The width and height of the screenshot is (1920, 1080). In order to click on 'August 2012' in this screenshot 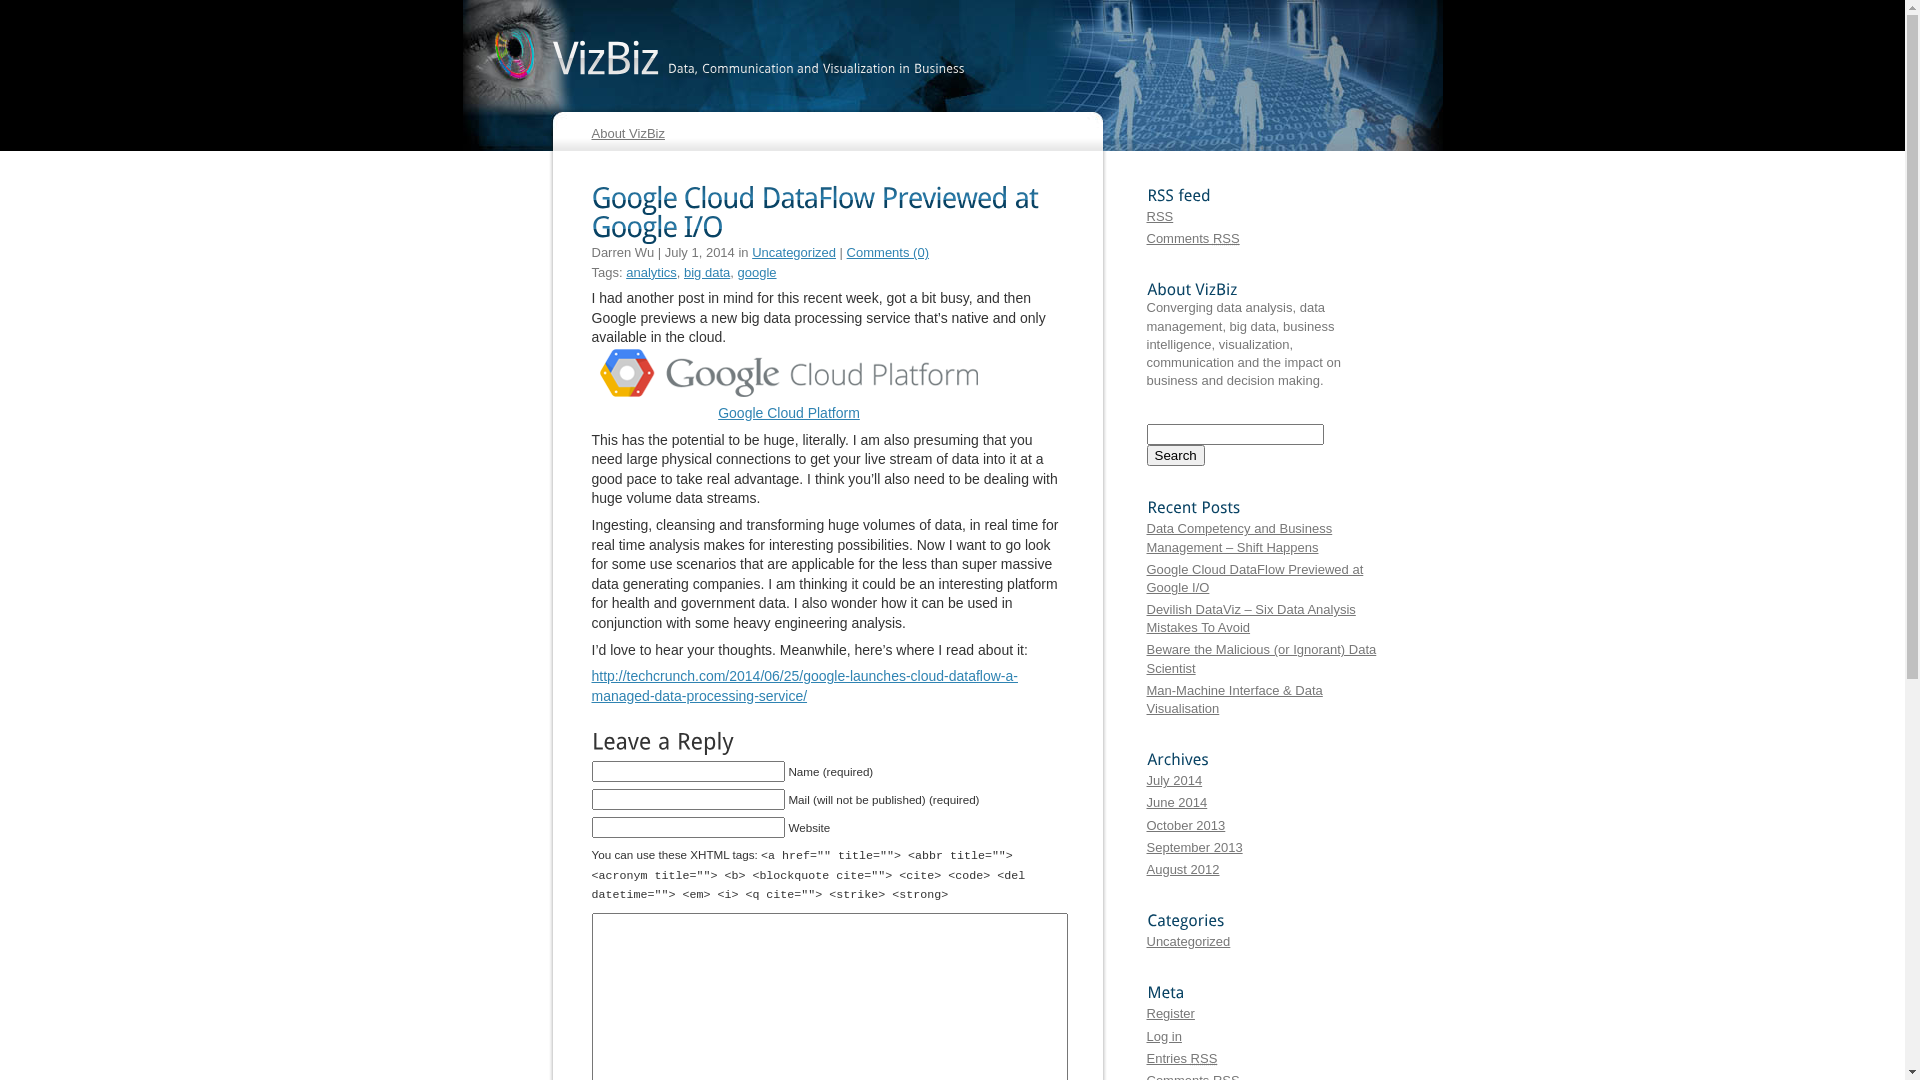, I will do `click(1182, 868)`.